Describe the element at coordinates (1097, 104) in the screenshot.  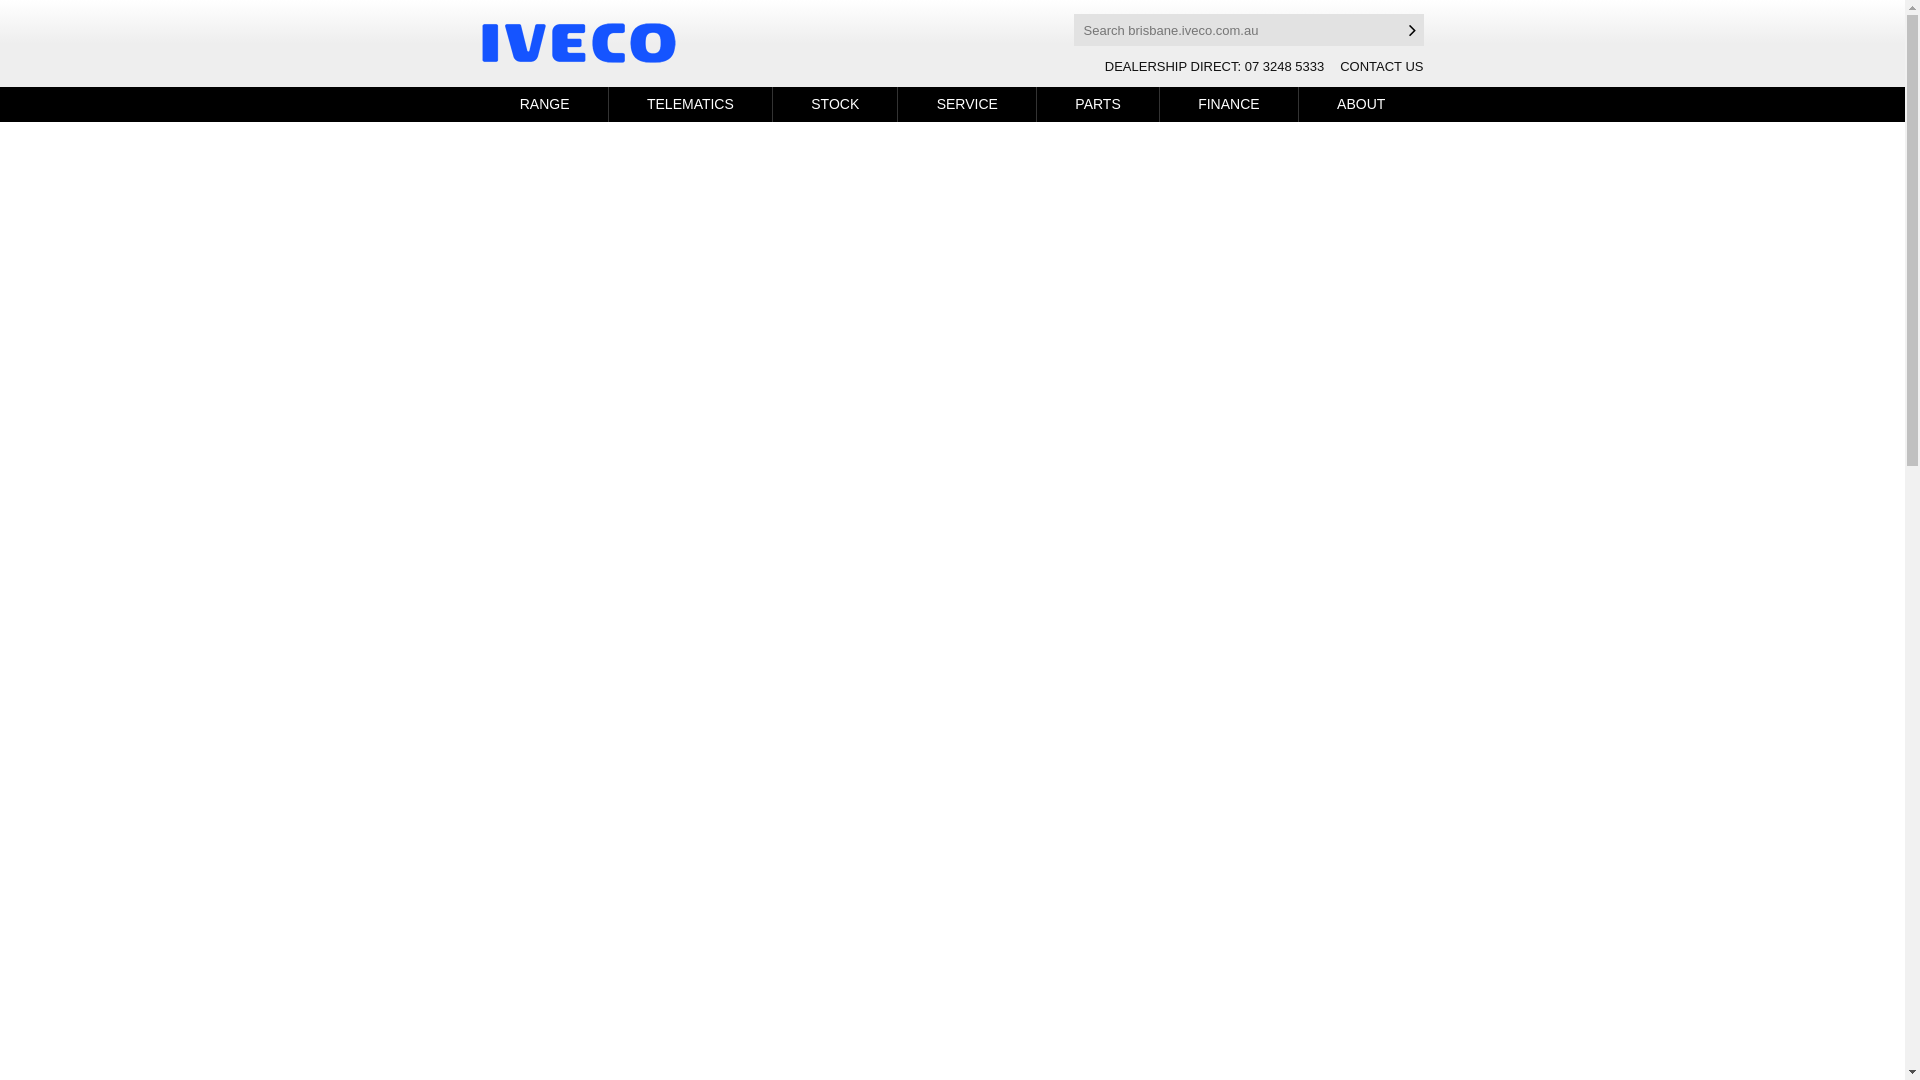
I see `'PARTS'` at that location.